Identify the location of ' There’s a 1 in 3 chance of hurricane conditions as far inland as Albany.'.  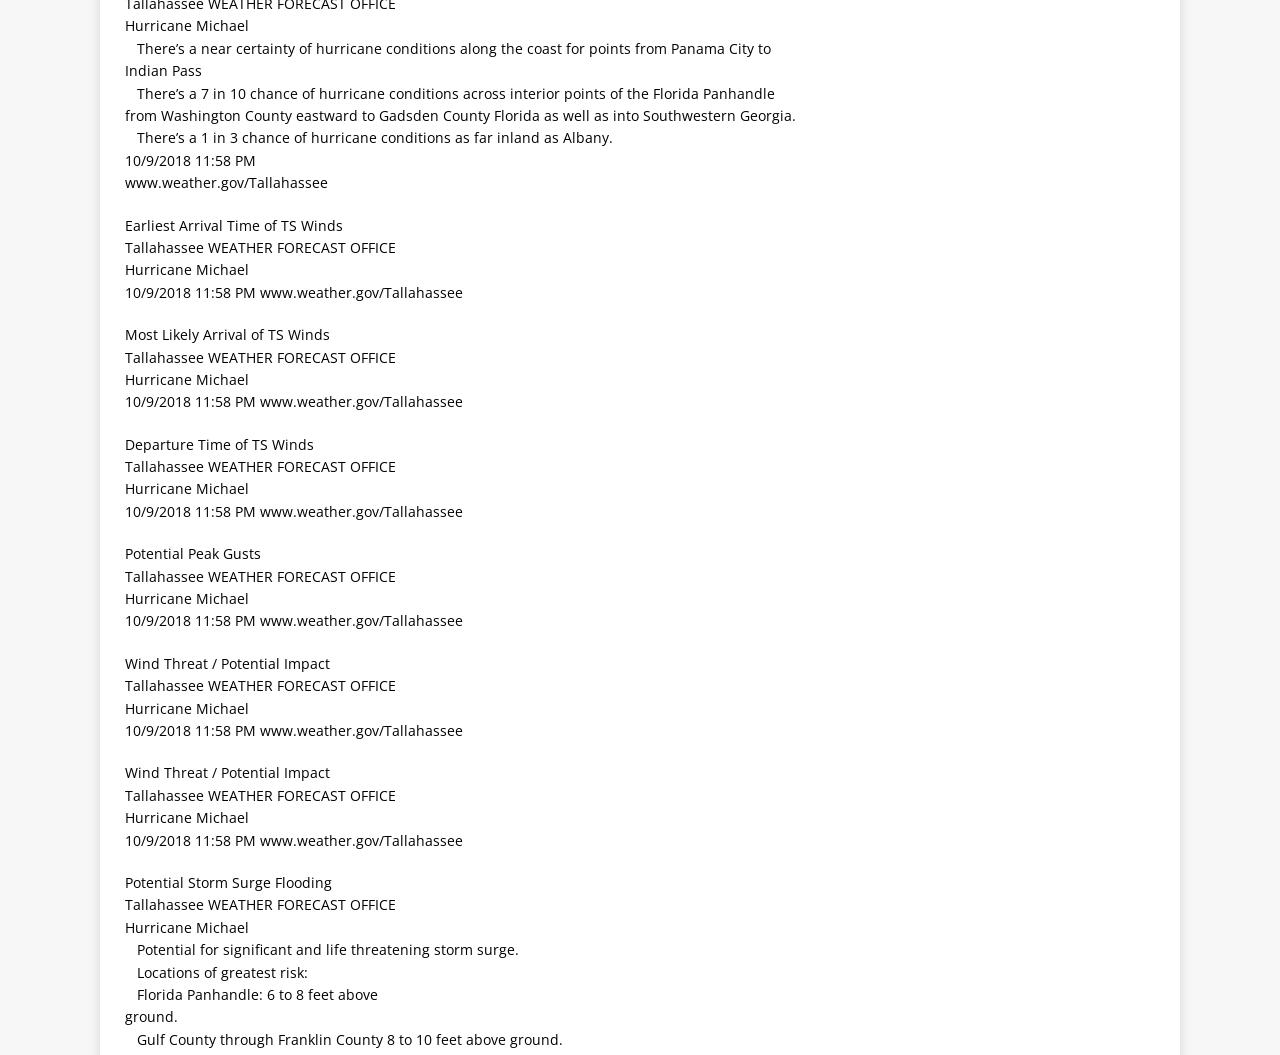
(369, 137).